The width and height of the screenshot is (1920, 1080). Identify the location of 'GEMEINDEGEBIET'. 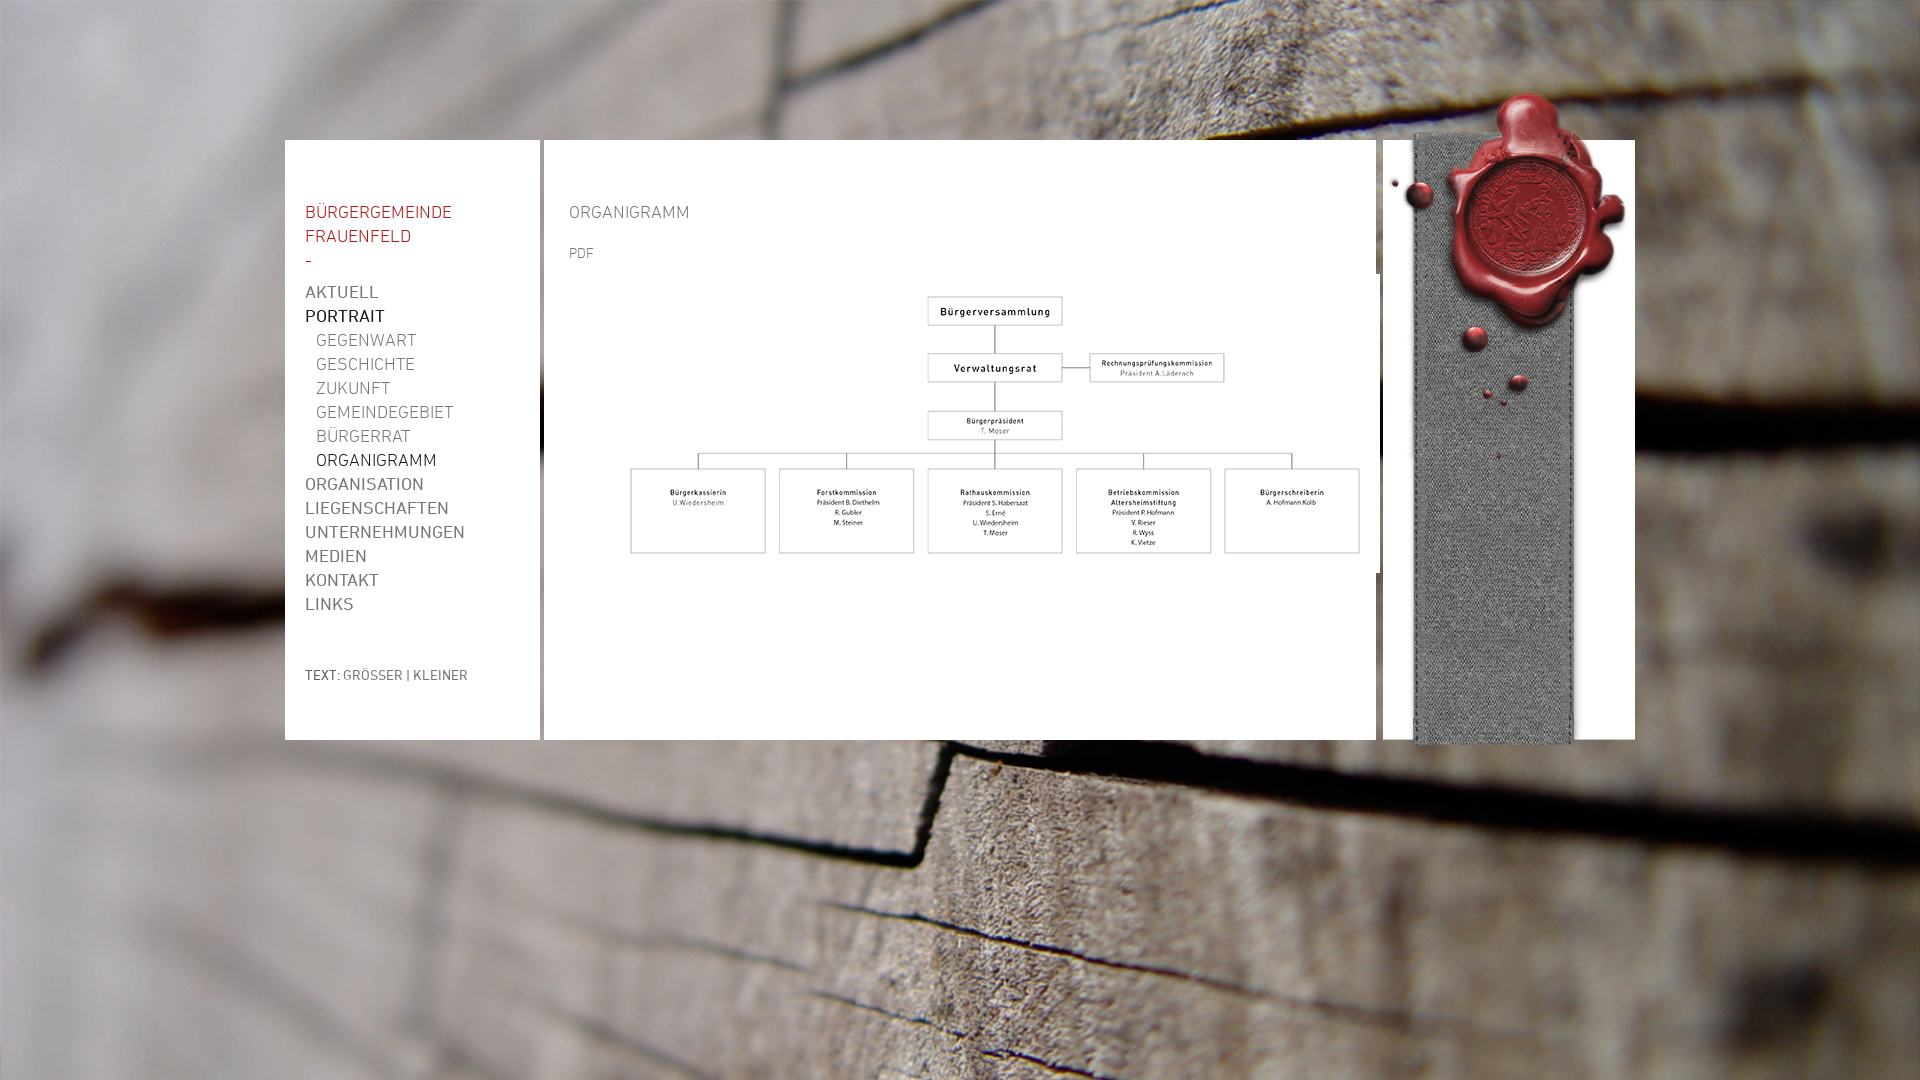
(411, 411).